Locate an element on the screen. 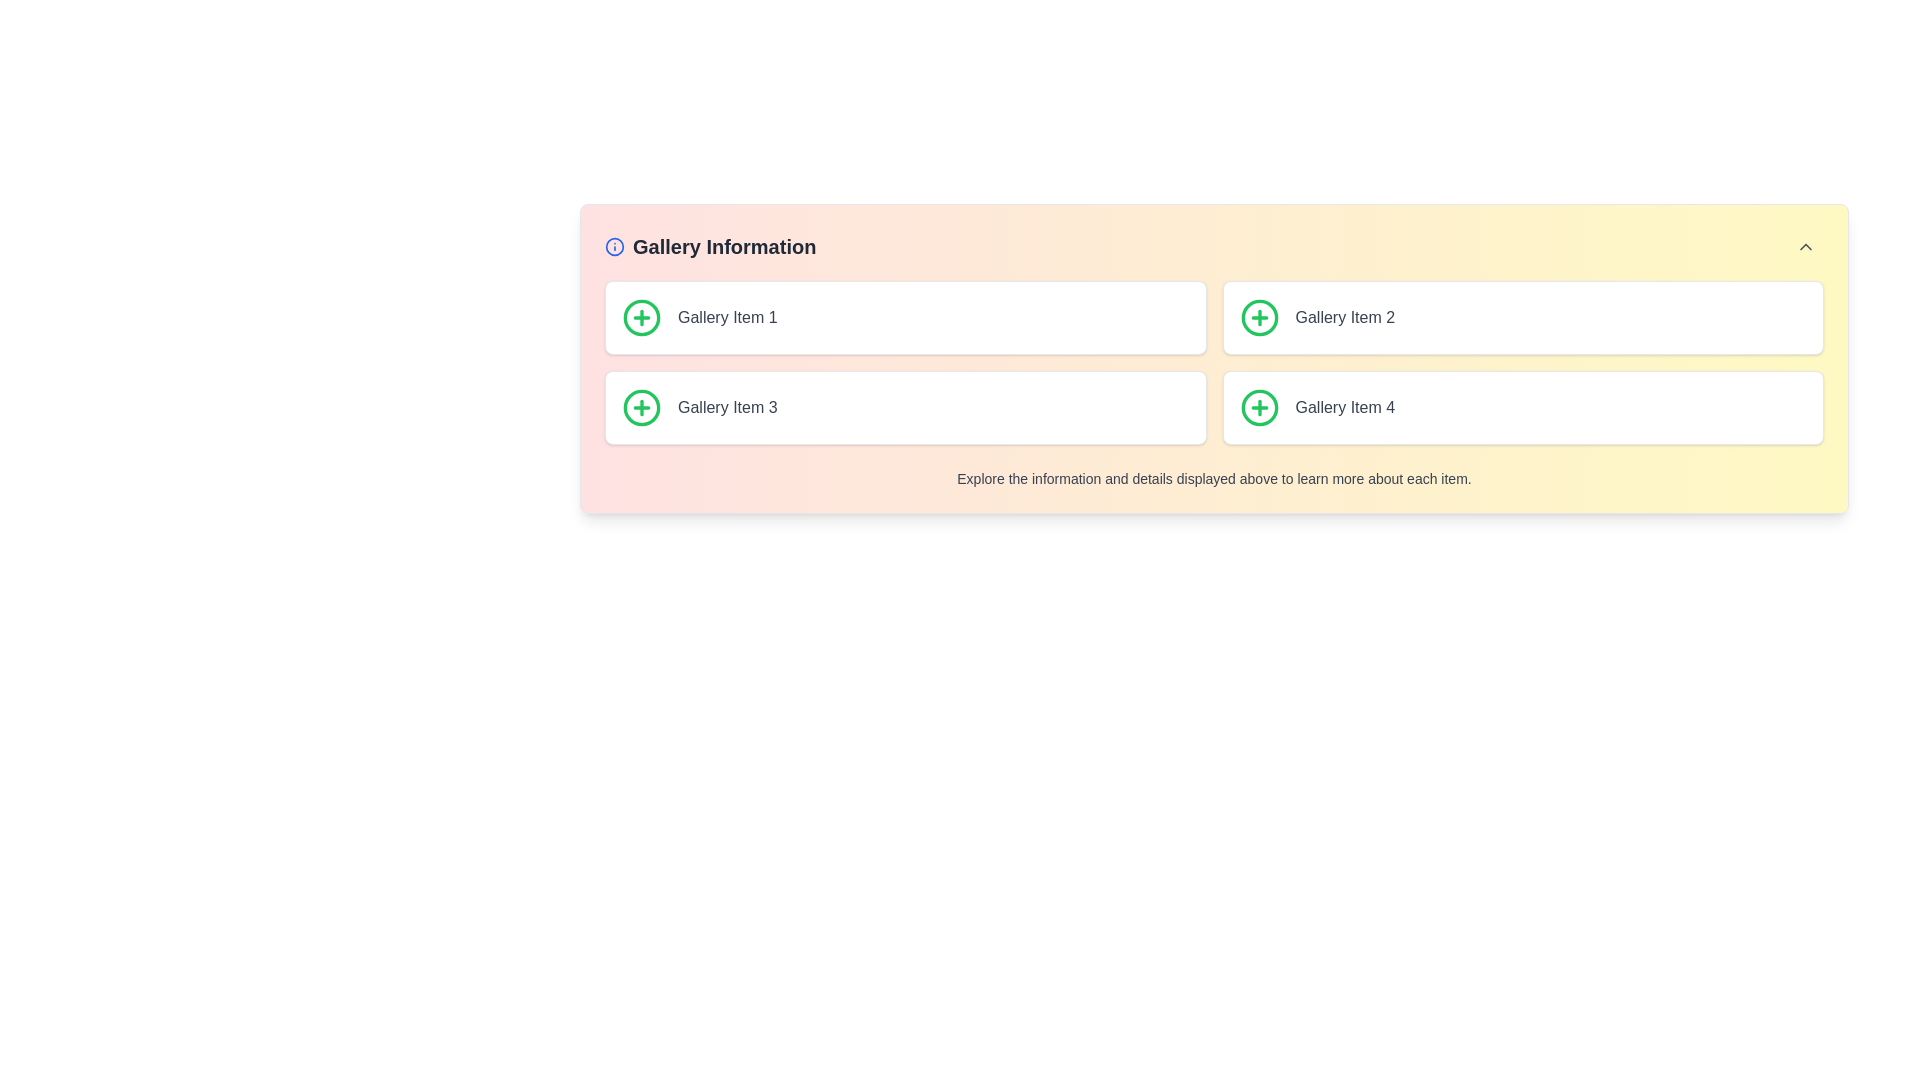 This screenshot has height=1080, width=1920. the upward-pointing Chevron icon located at the top-right corner of the 'Gallery Information' section is located at coordinates (1805, 245).